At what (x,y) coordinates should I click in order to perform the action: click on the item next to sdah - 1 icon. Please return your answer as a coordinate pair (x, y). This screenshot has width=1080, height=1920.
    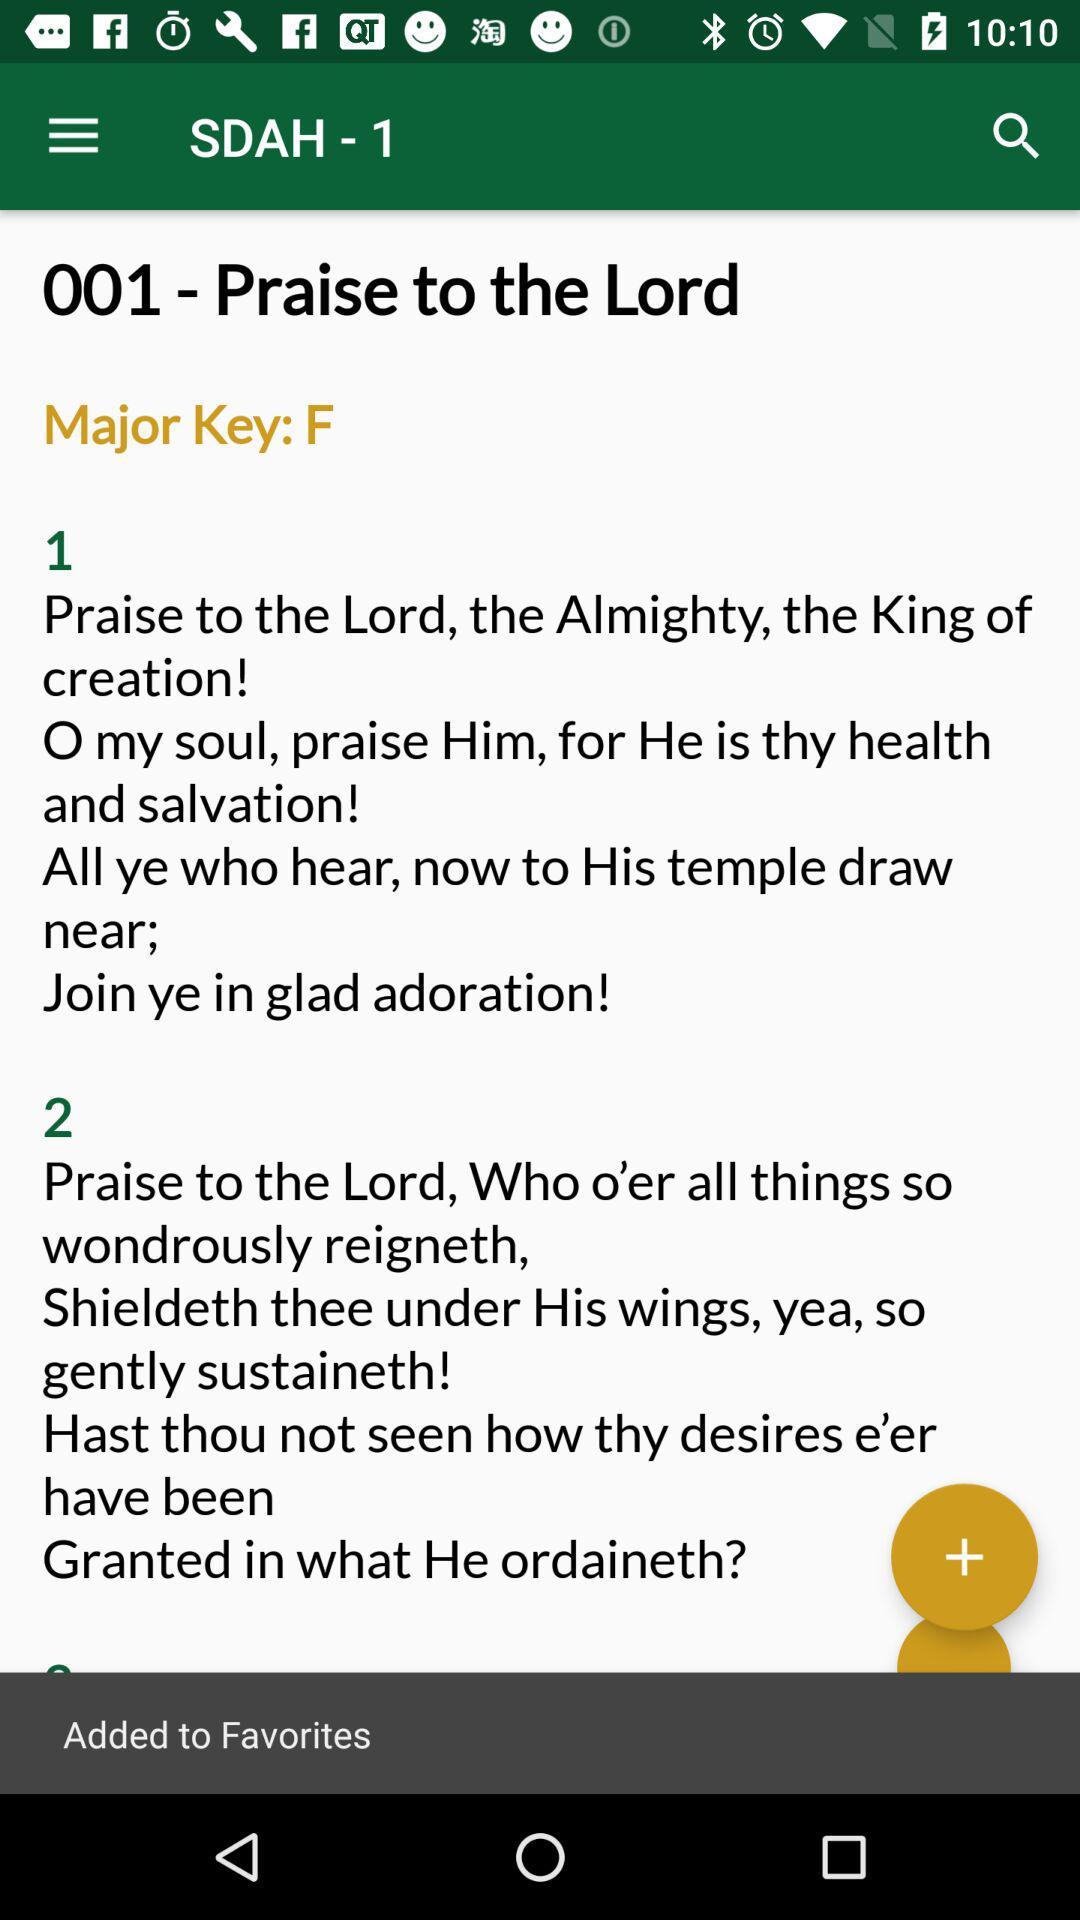
    Looking at the image, I should click on (1017, 135).